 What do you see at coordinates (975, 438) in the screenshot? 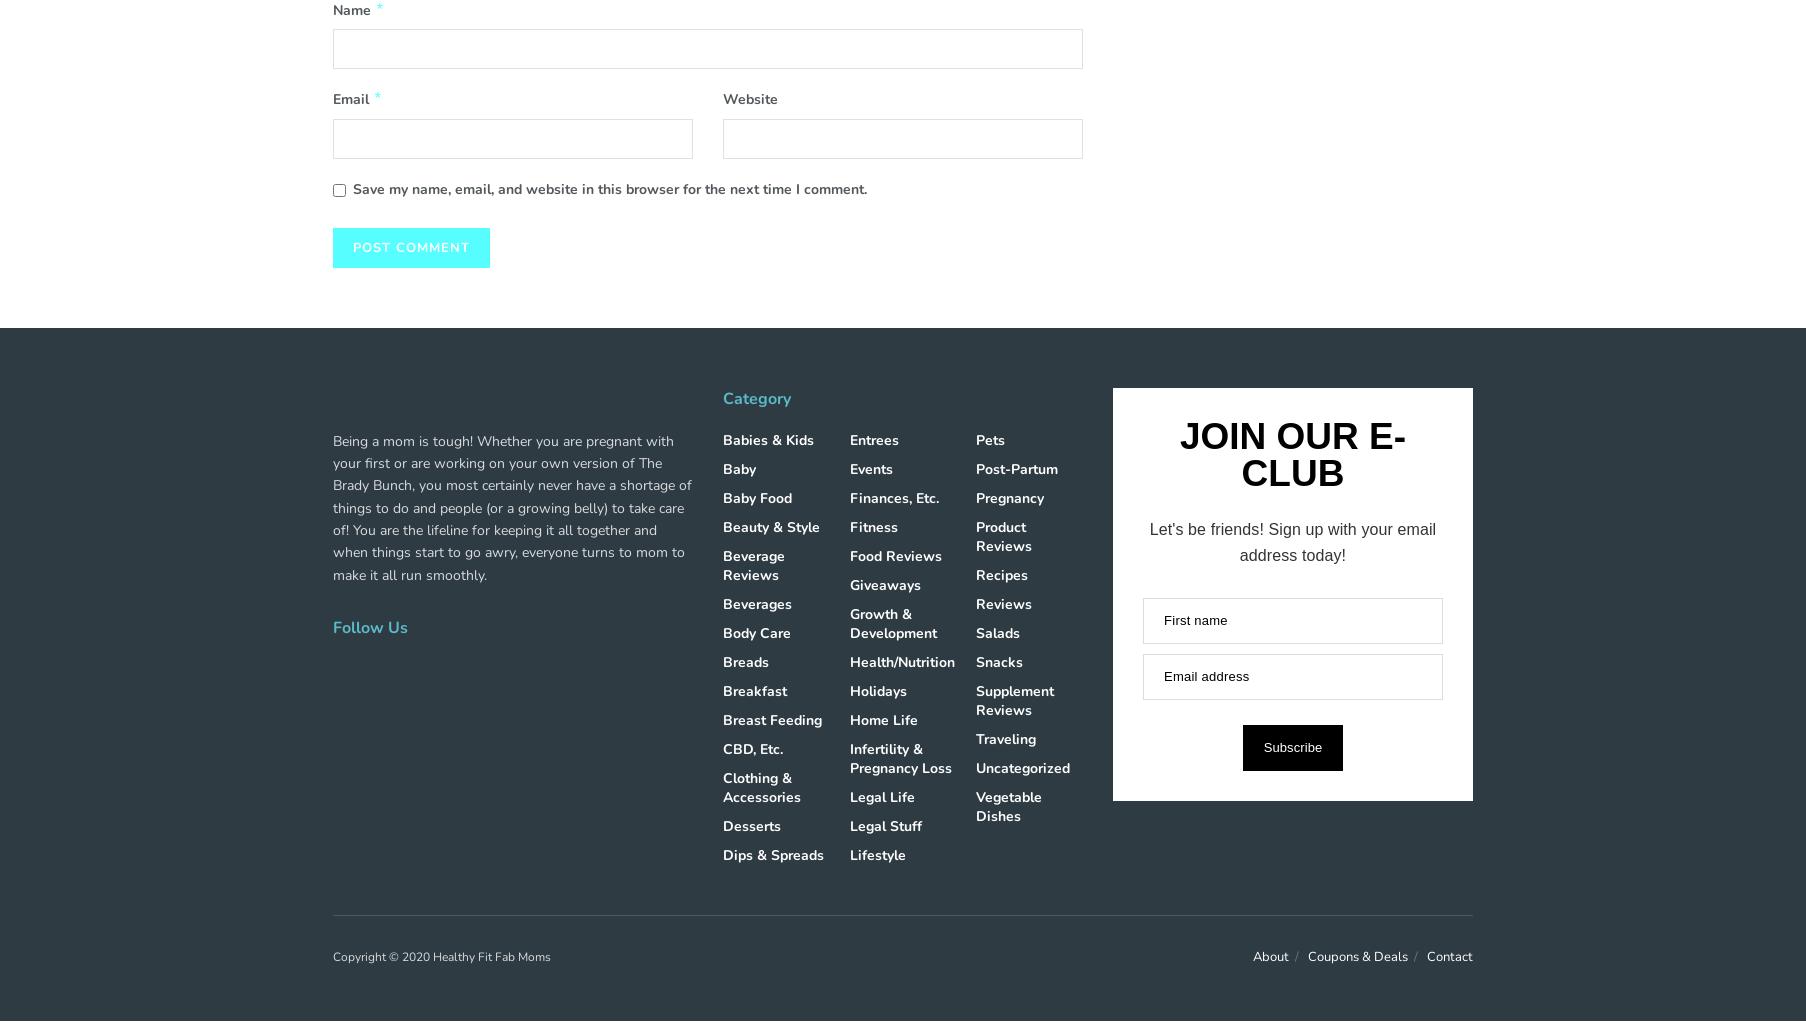
I see `'Pets'` at bounding box center [975, 438].